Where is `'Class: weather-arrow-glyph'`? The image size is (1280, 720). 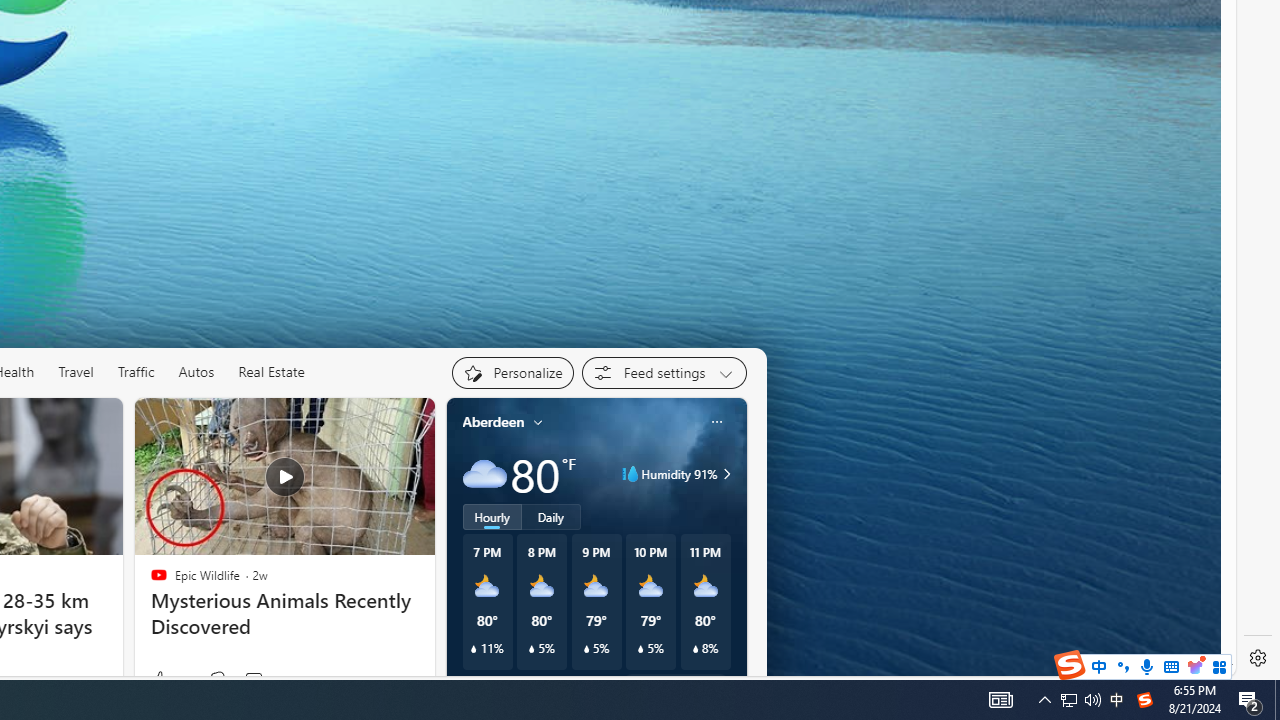
'Class: weather-arrow-glyph' is located at coordinates (726, 474).